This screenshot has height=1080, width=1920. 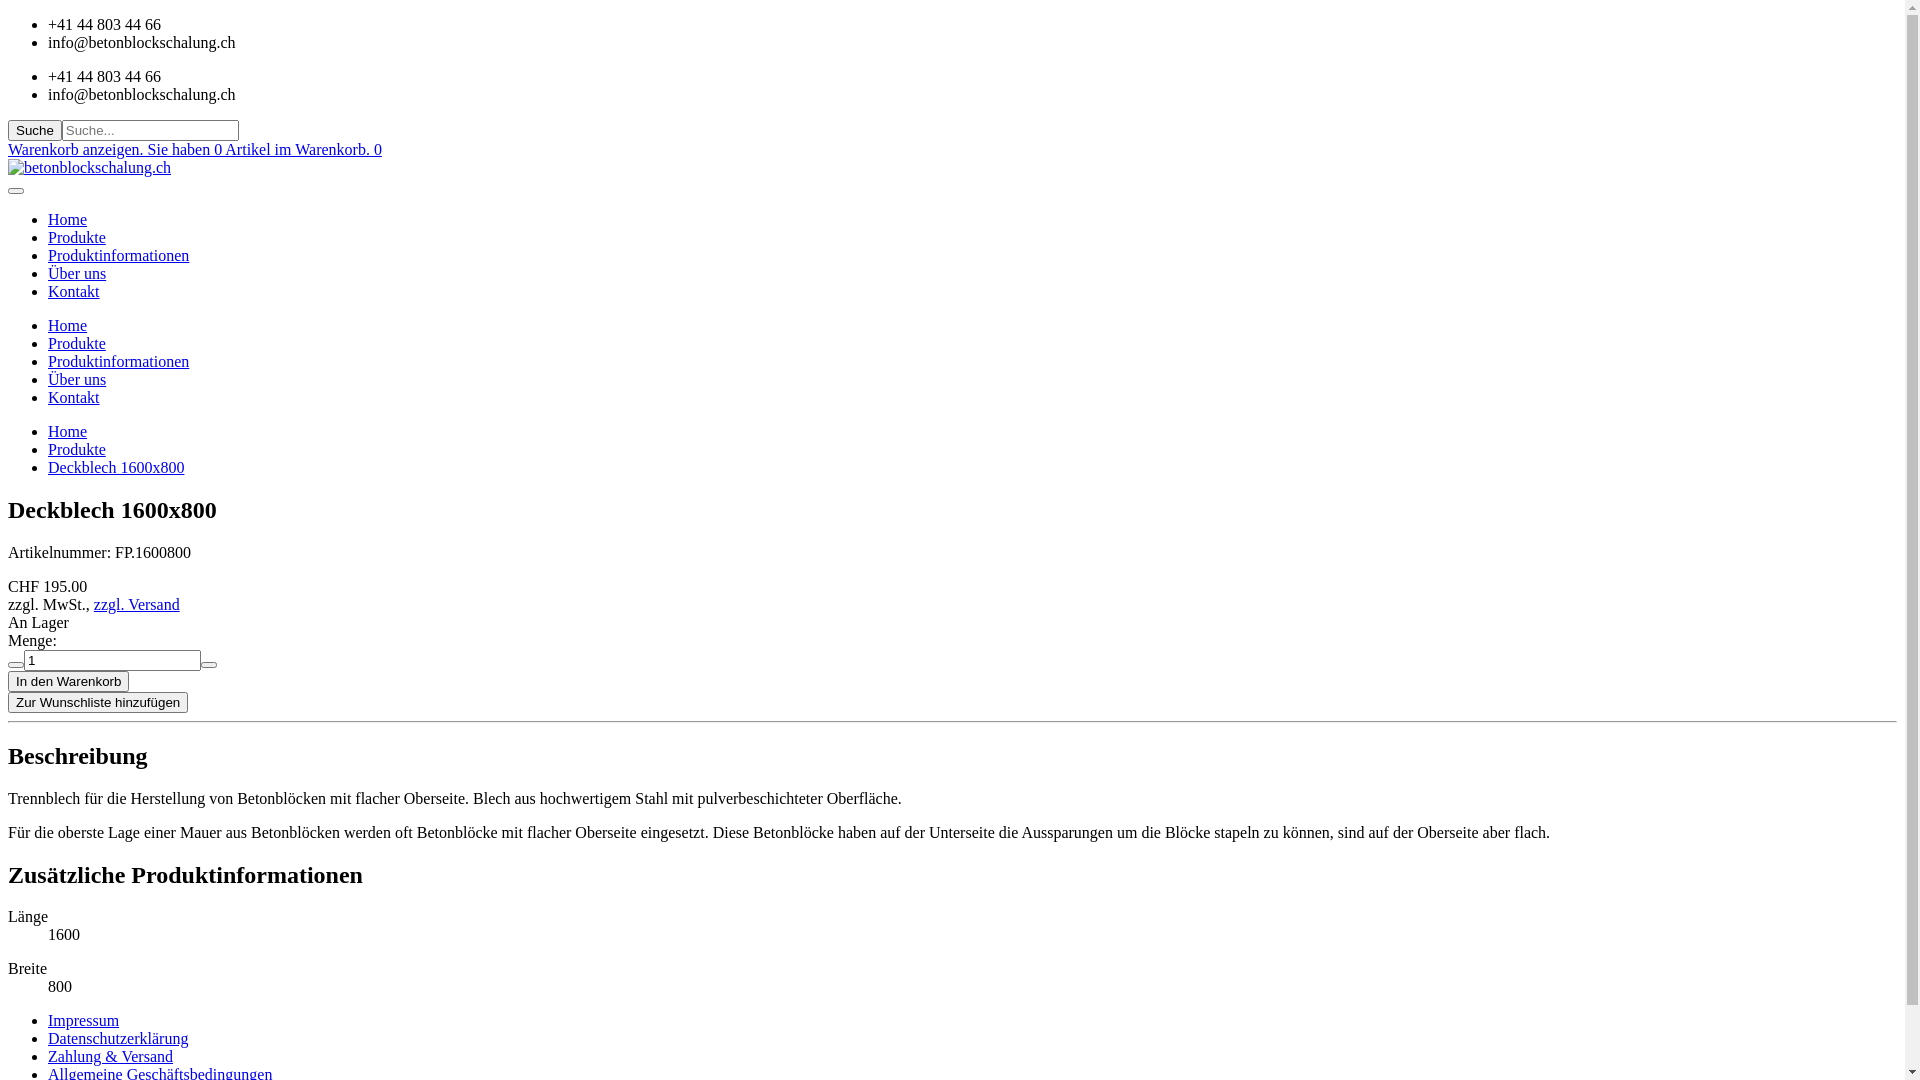 What do you see at coordinates (73, 397) in the screenshot?
I see `'Kontakt'` at bounding box center [73, 397].